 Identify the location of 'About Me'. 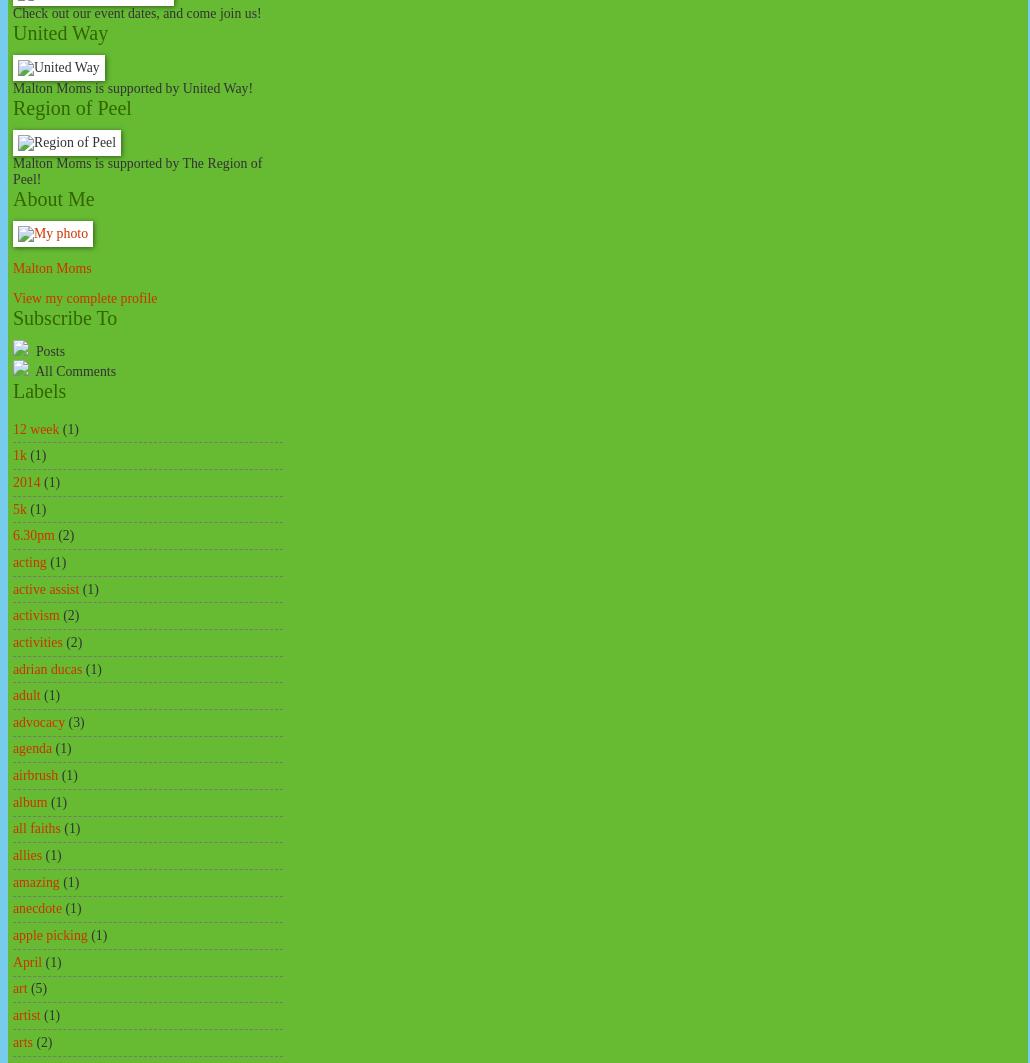
(53, 198).